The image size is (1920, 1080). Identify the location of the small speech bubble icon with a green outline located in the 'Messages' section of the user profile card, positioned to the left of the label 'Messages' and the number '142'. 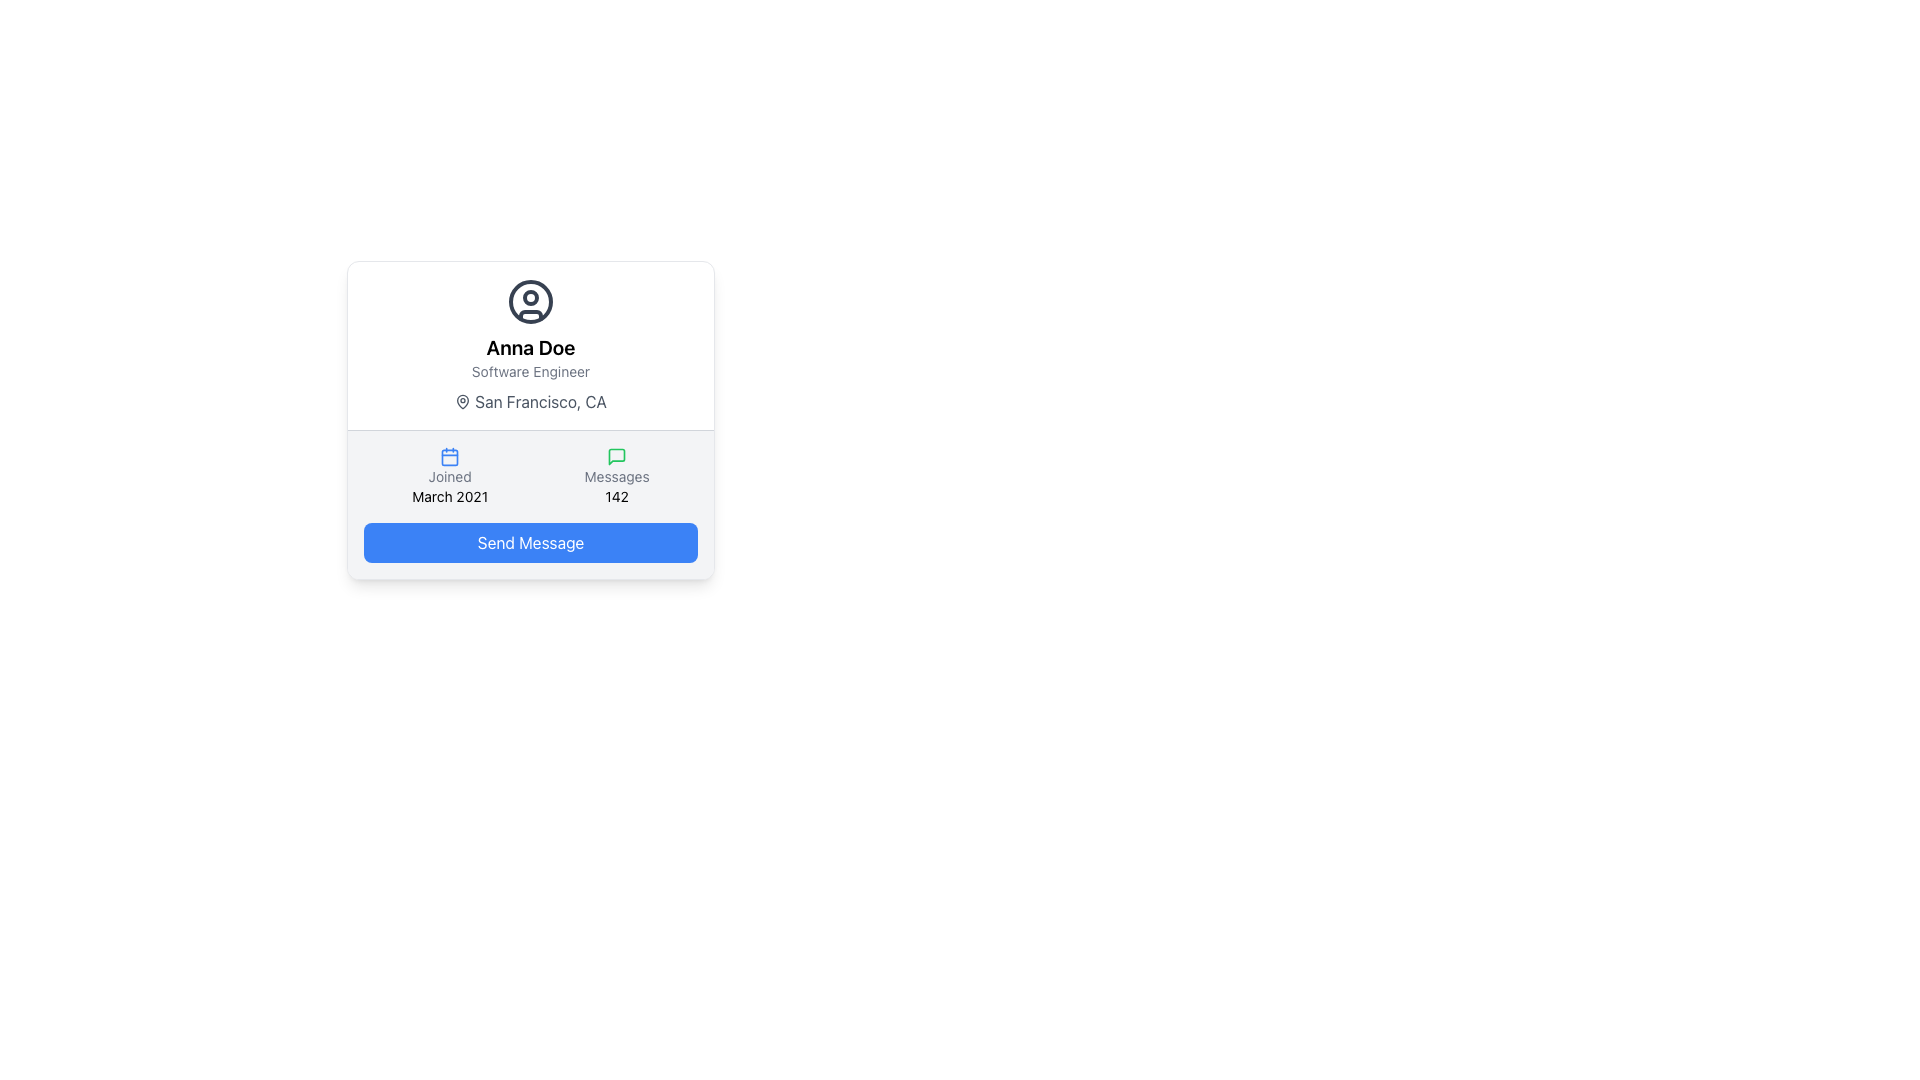
(616, 456).